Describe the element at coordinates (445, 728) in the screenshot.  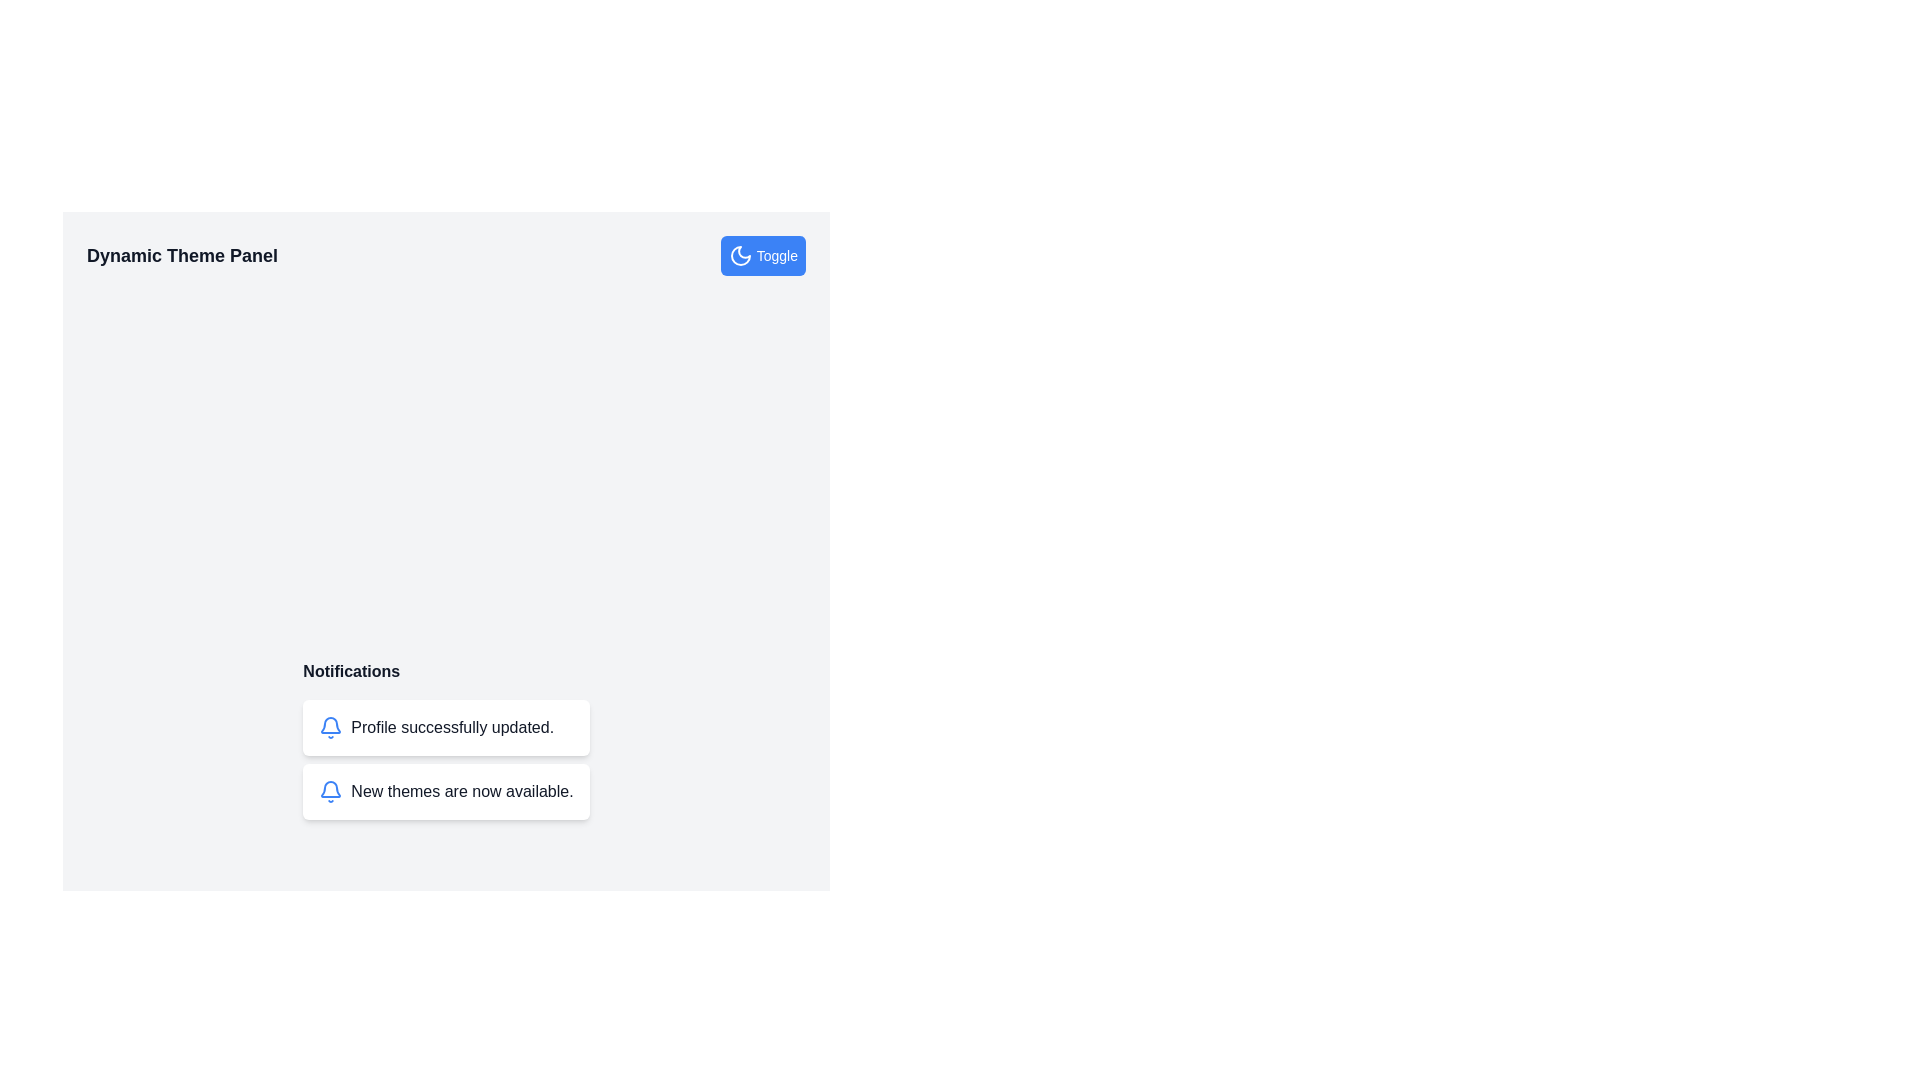
I see `the Notification Box that indicates the profile has been successfully updated, located under the 'Notifications' heading` at that location.